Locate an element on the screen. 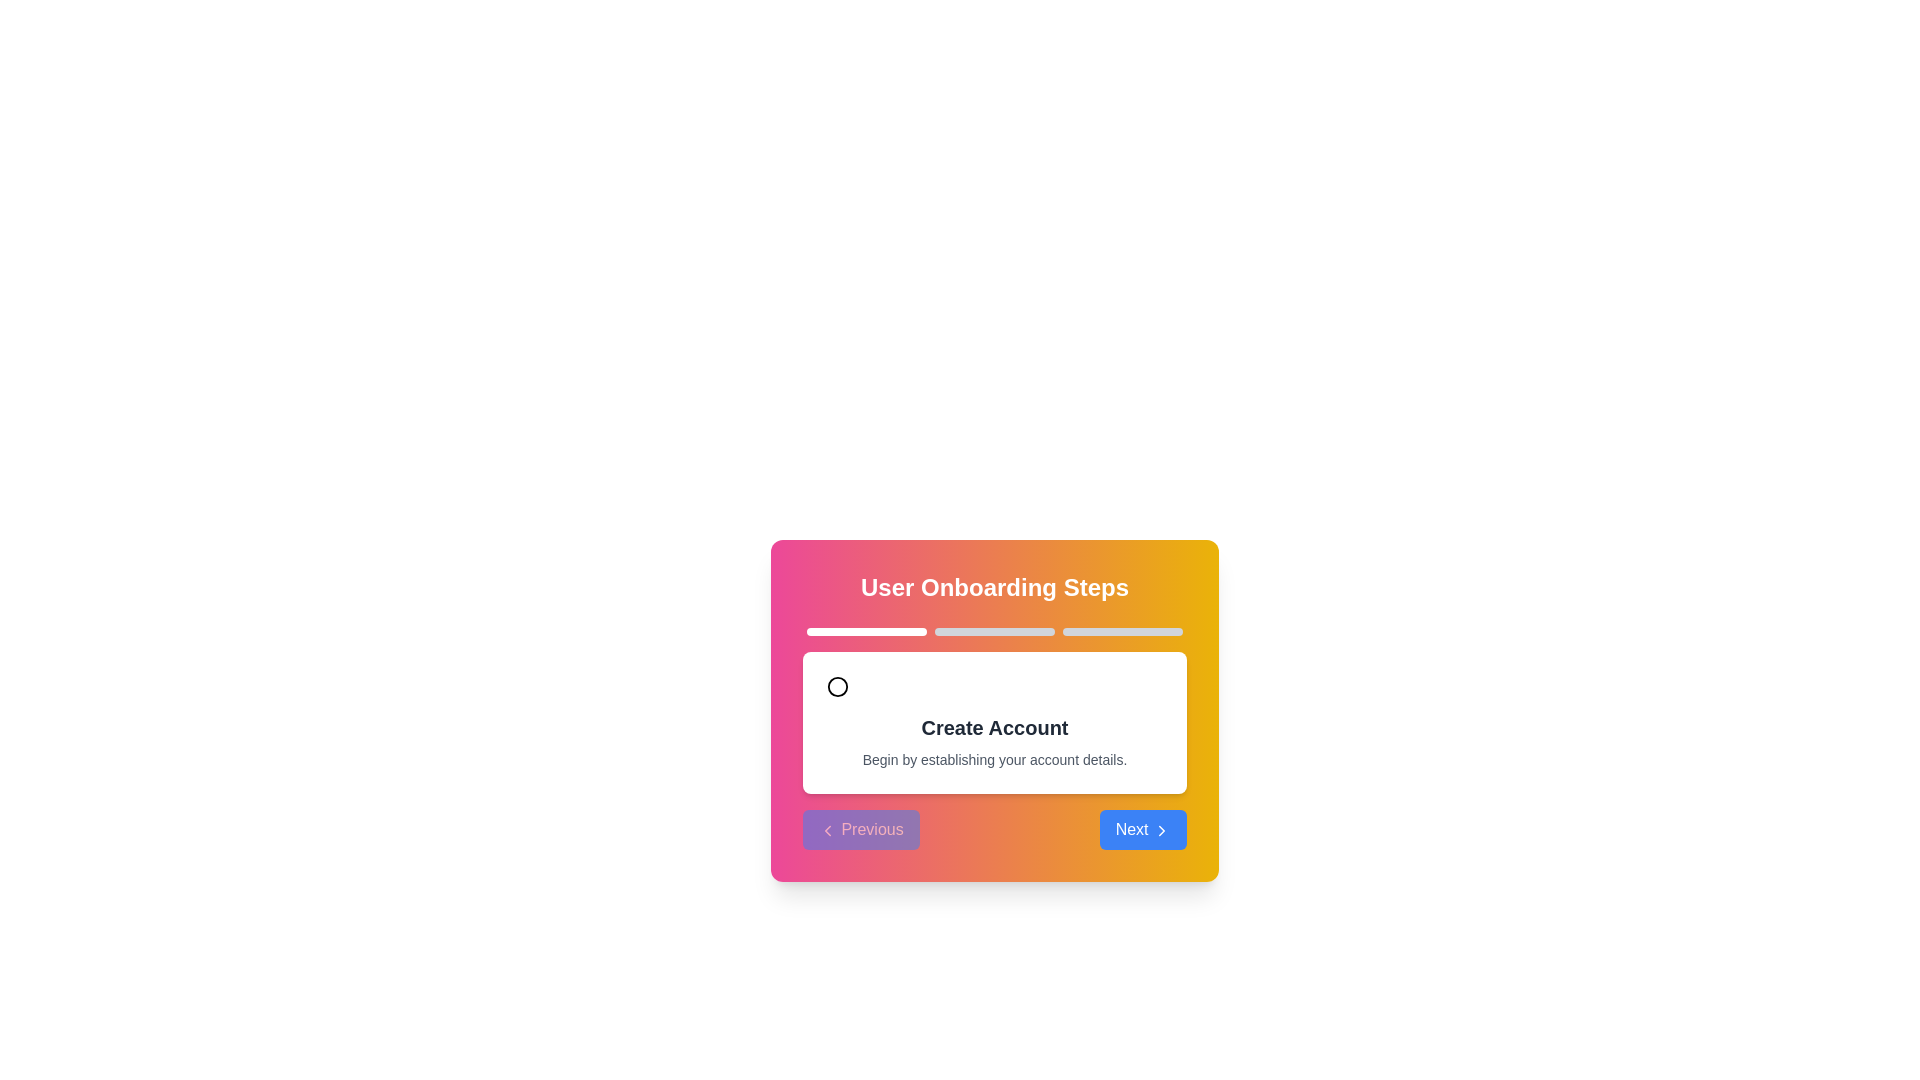 This screenshot has height=1080, width=1920. the 'Previous' button with a purple gradient background and white text is located at coordinates (861, 829).